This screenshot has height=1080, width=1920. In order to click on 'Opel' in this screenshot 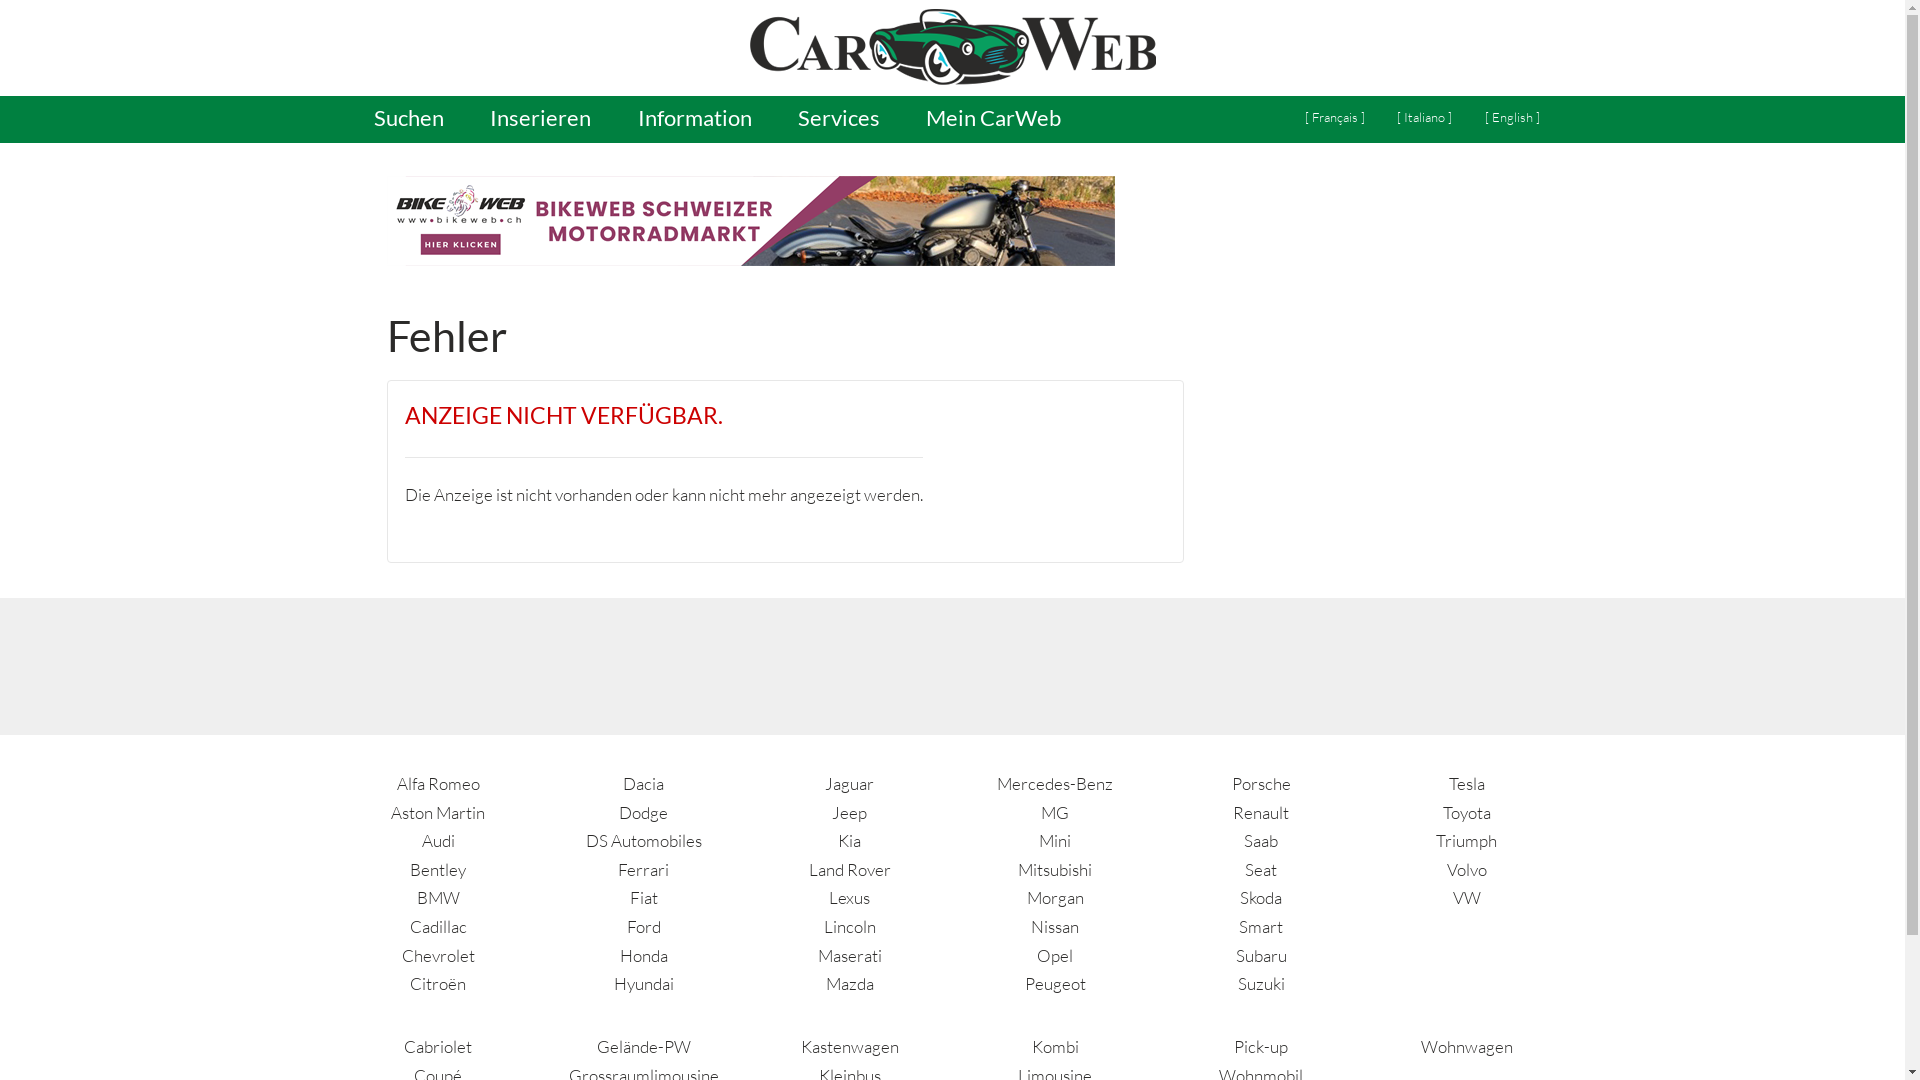, I will do `click(1054, 954)`.